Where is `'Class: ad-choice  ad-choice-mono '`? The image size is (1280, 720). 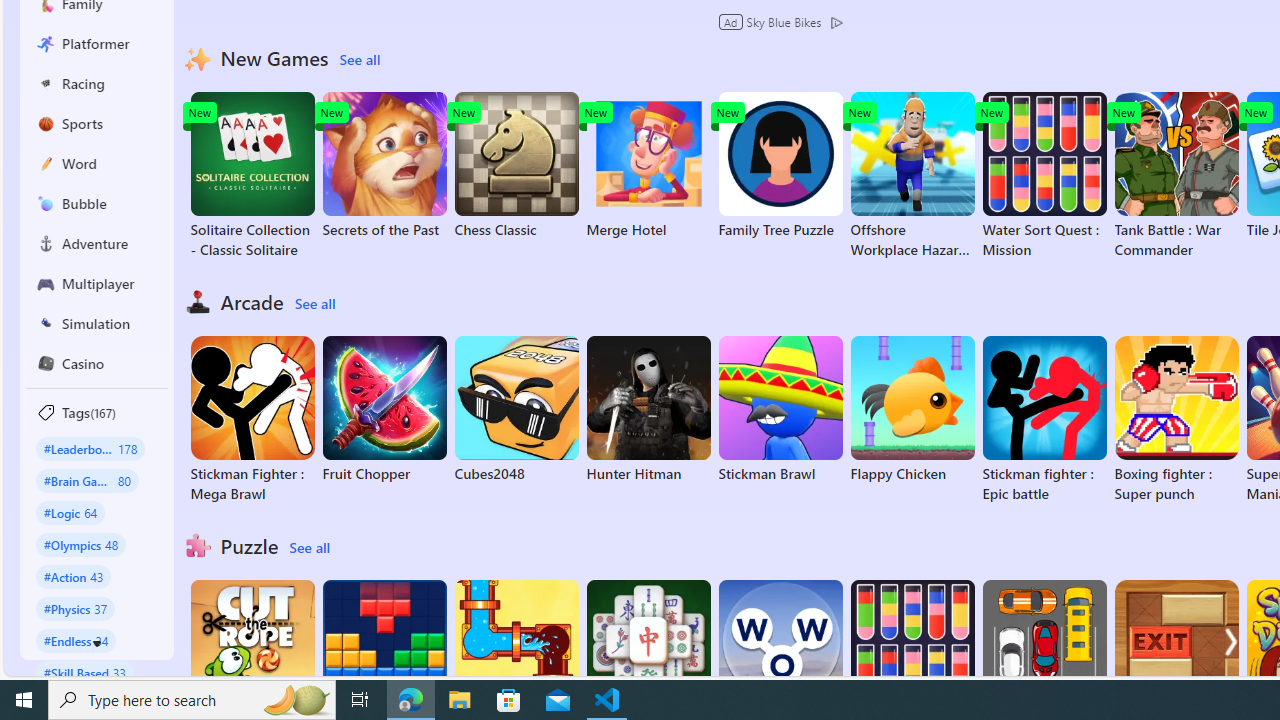 'Class: ad-choice  ad-choice-mono ' is located at coordinates (836, 21).